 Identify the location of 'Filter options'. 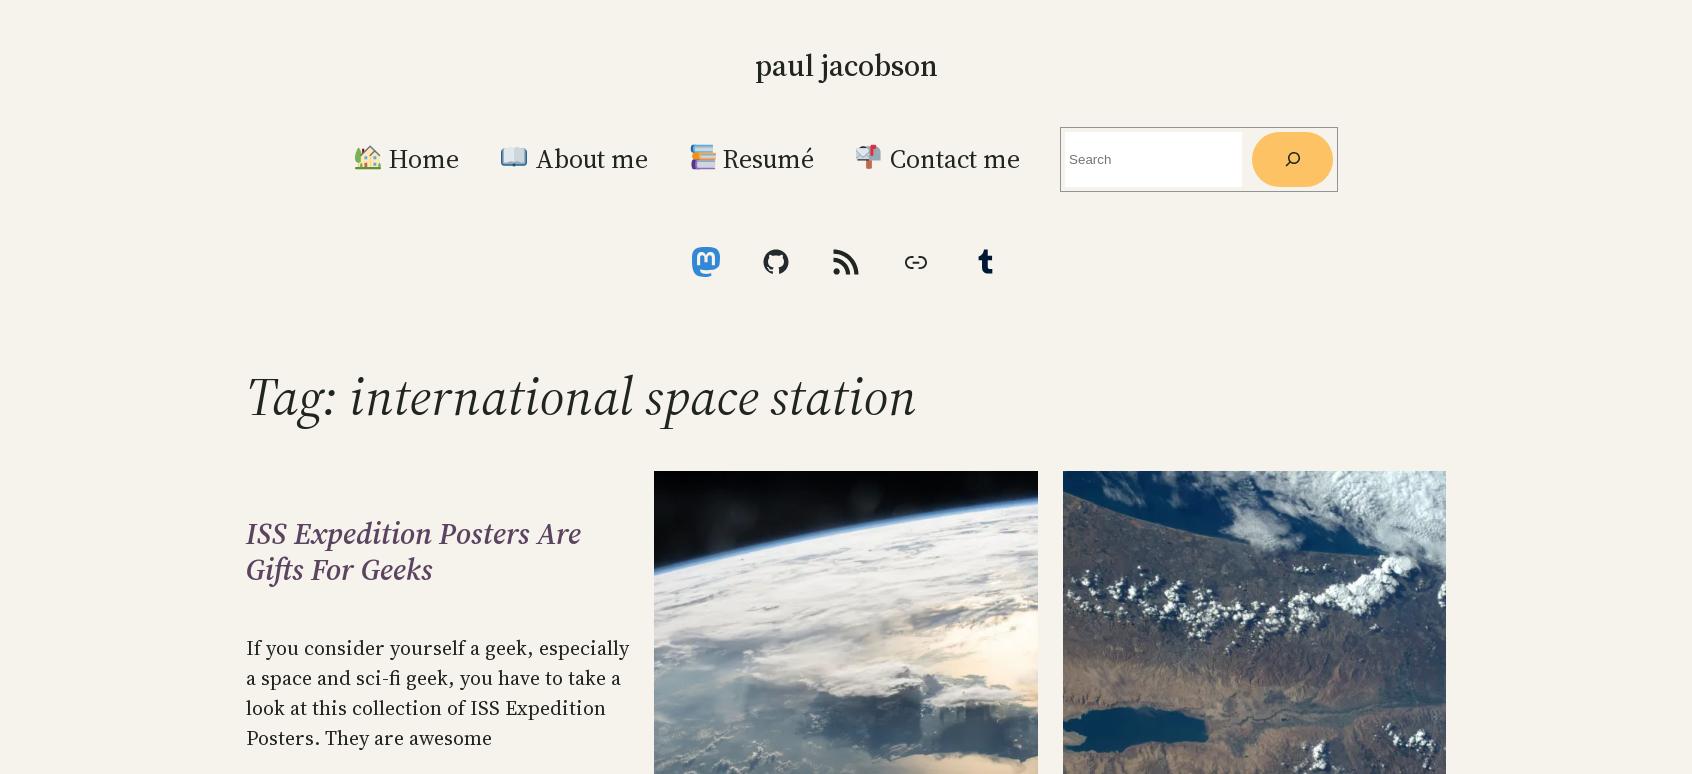
(1366, 131).